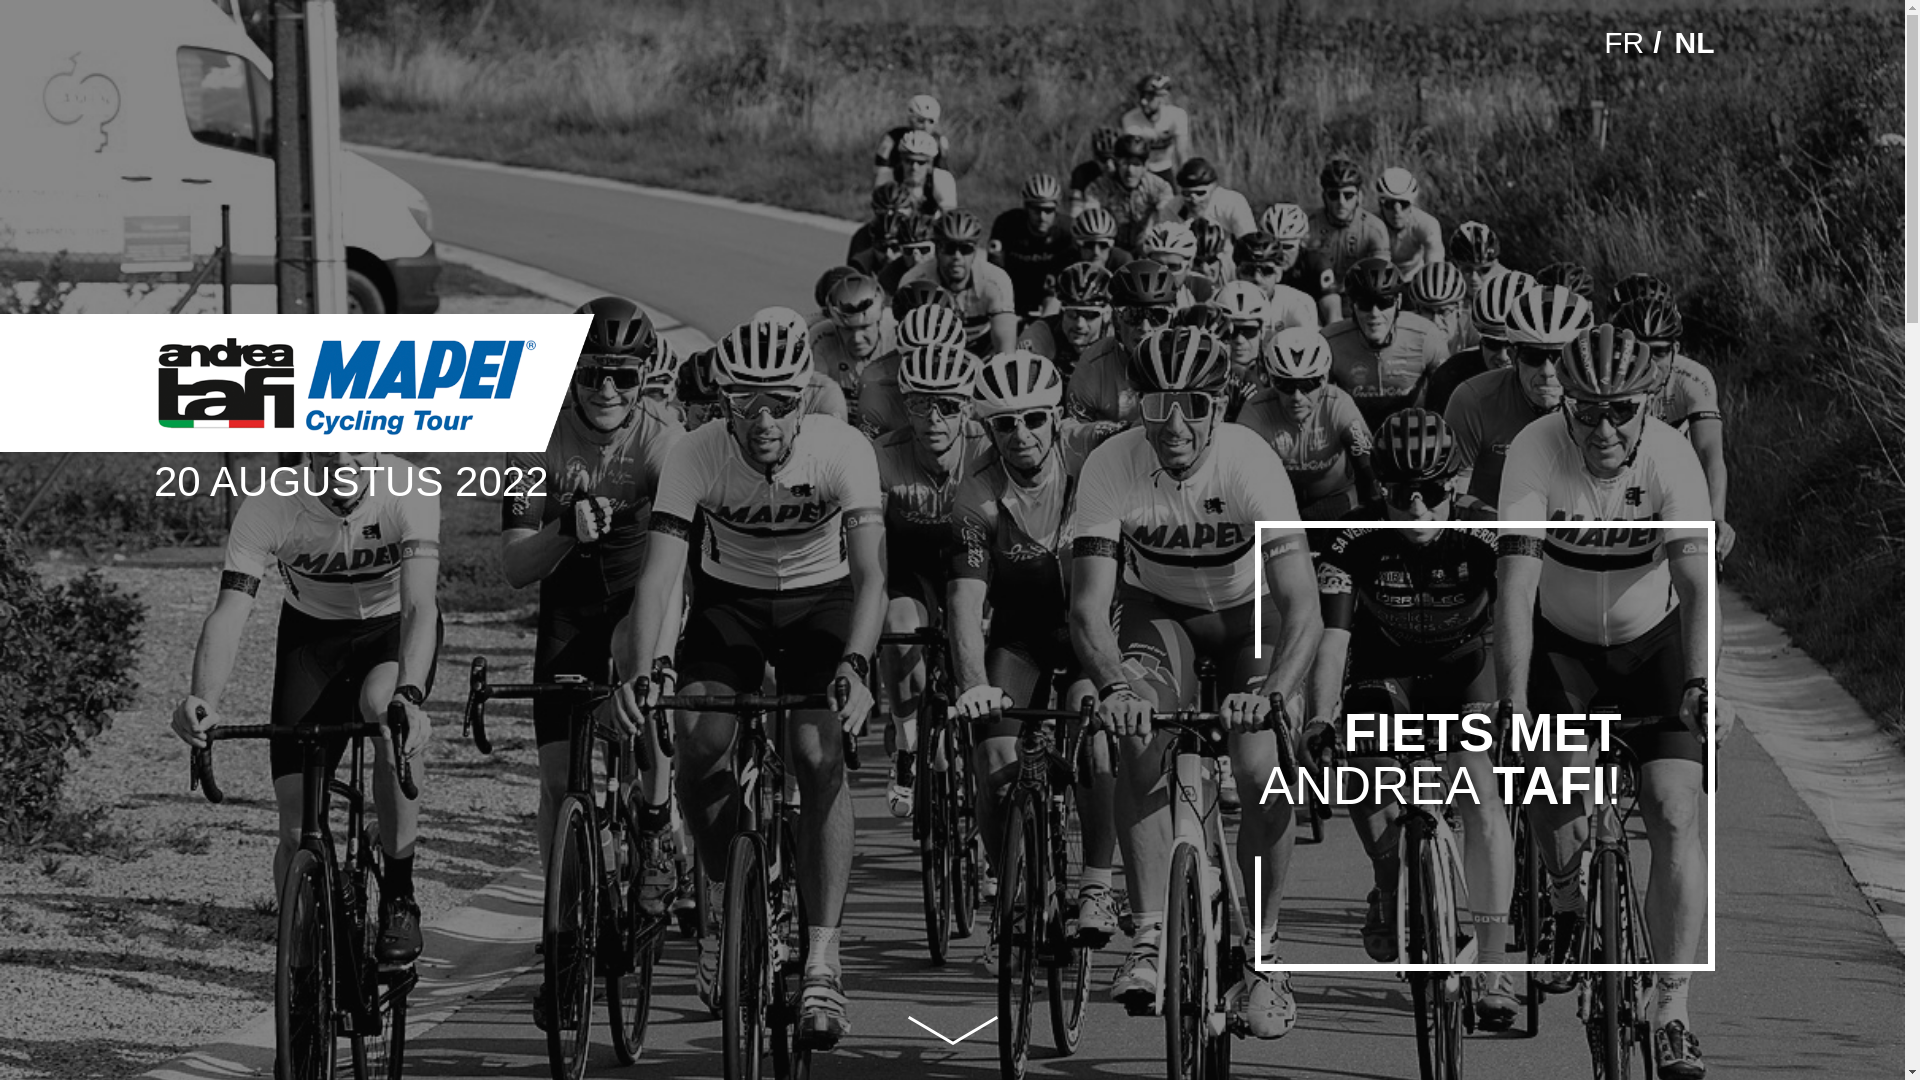 The height and width of the screenshot is (1080, 1920). What do you see at coordinates (1693, 42) in the screenshot?
I see `'NL'` at bounding box center [1693, 42].